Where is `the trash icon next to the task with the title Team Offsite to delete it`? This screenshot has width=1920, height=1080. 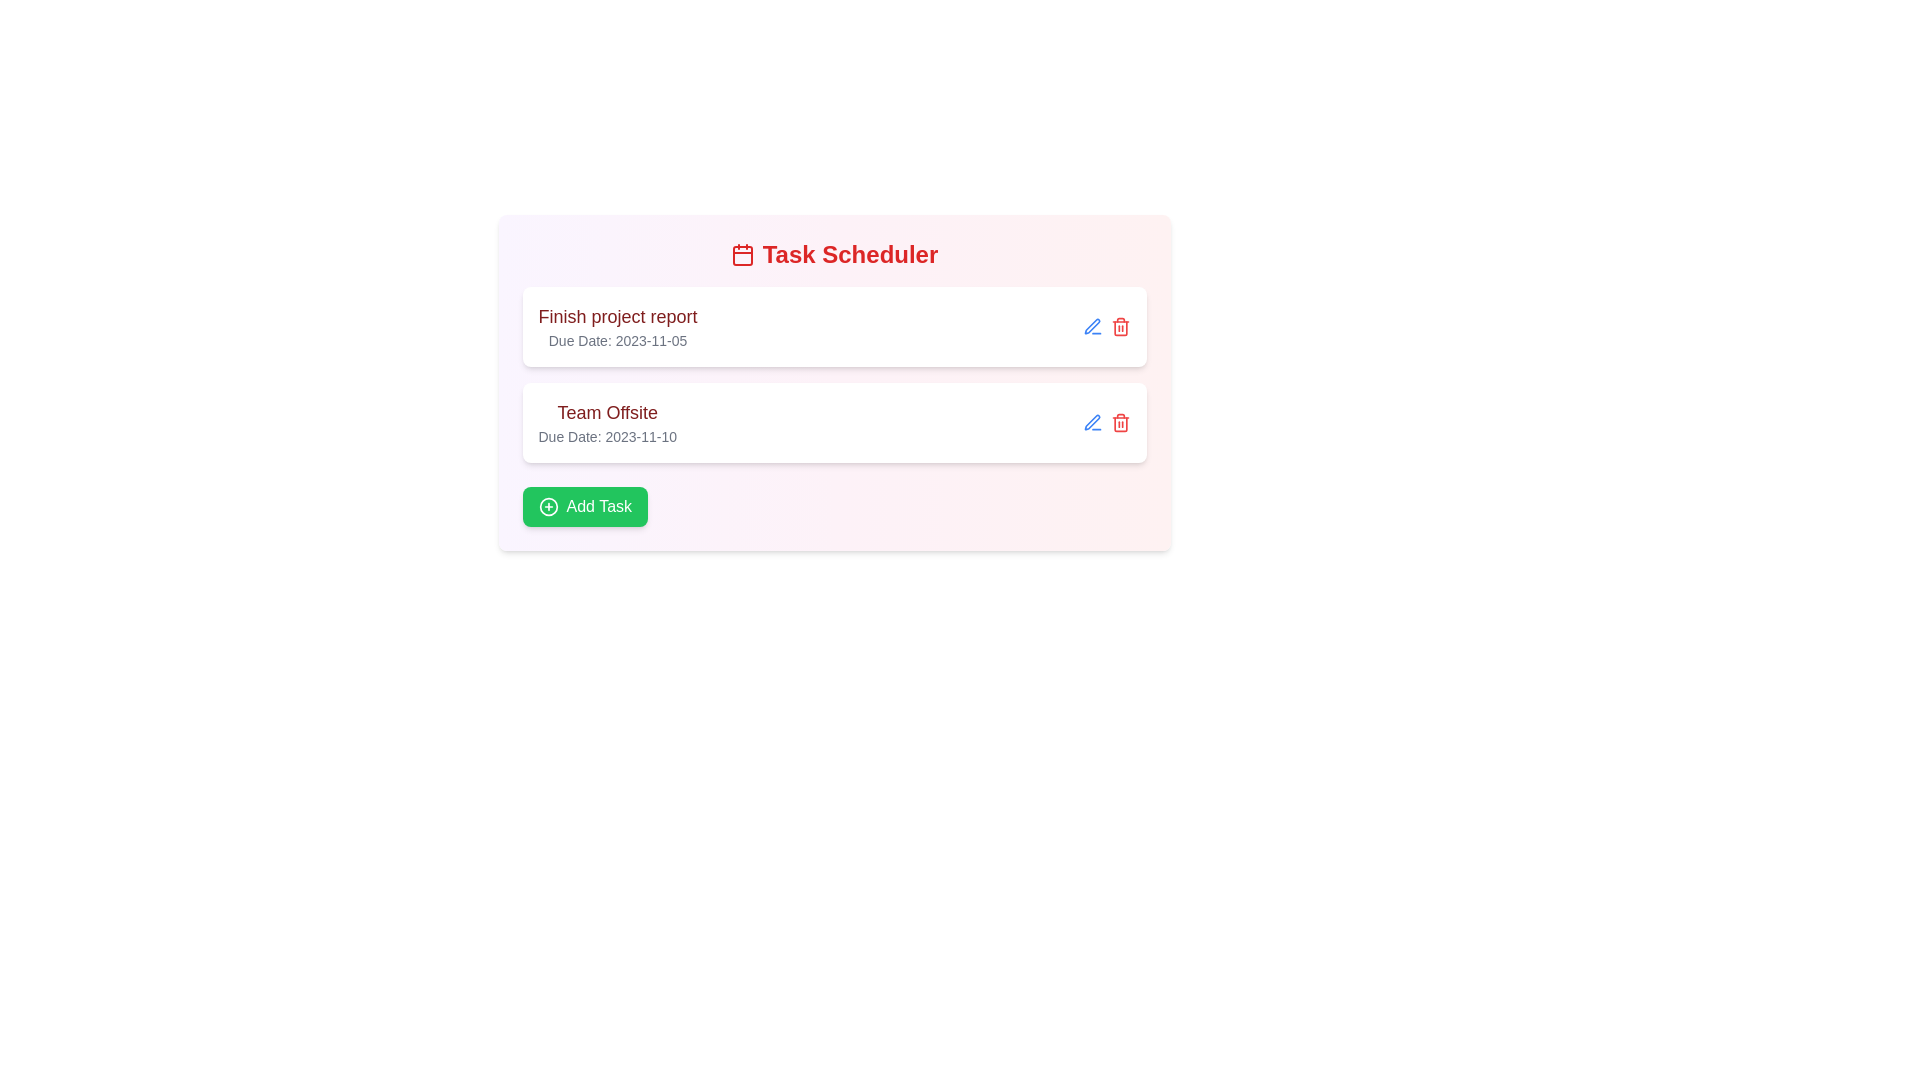 the trash icon next to the task with the title Team Offsite to delete it is located at coordinates (1120, 422).